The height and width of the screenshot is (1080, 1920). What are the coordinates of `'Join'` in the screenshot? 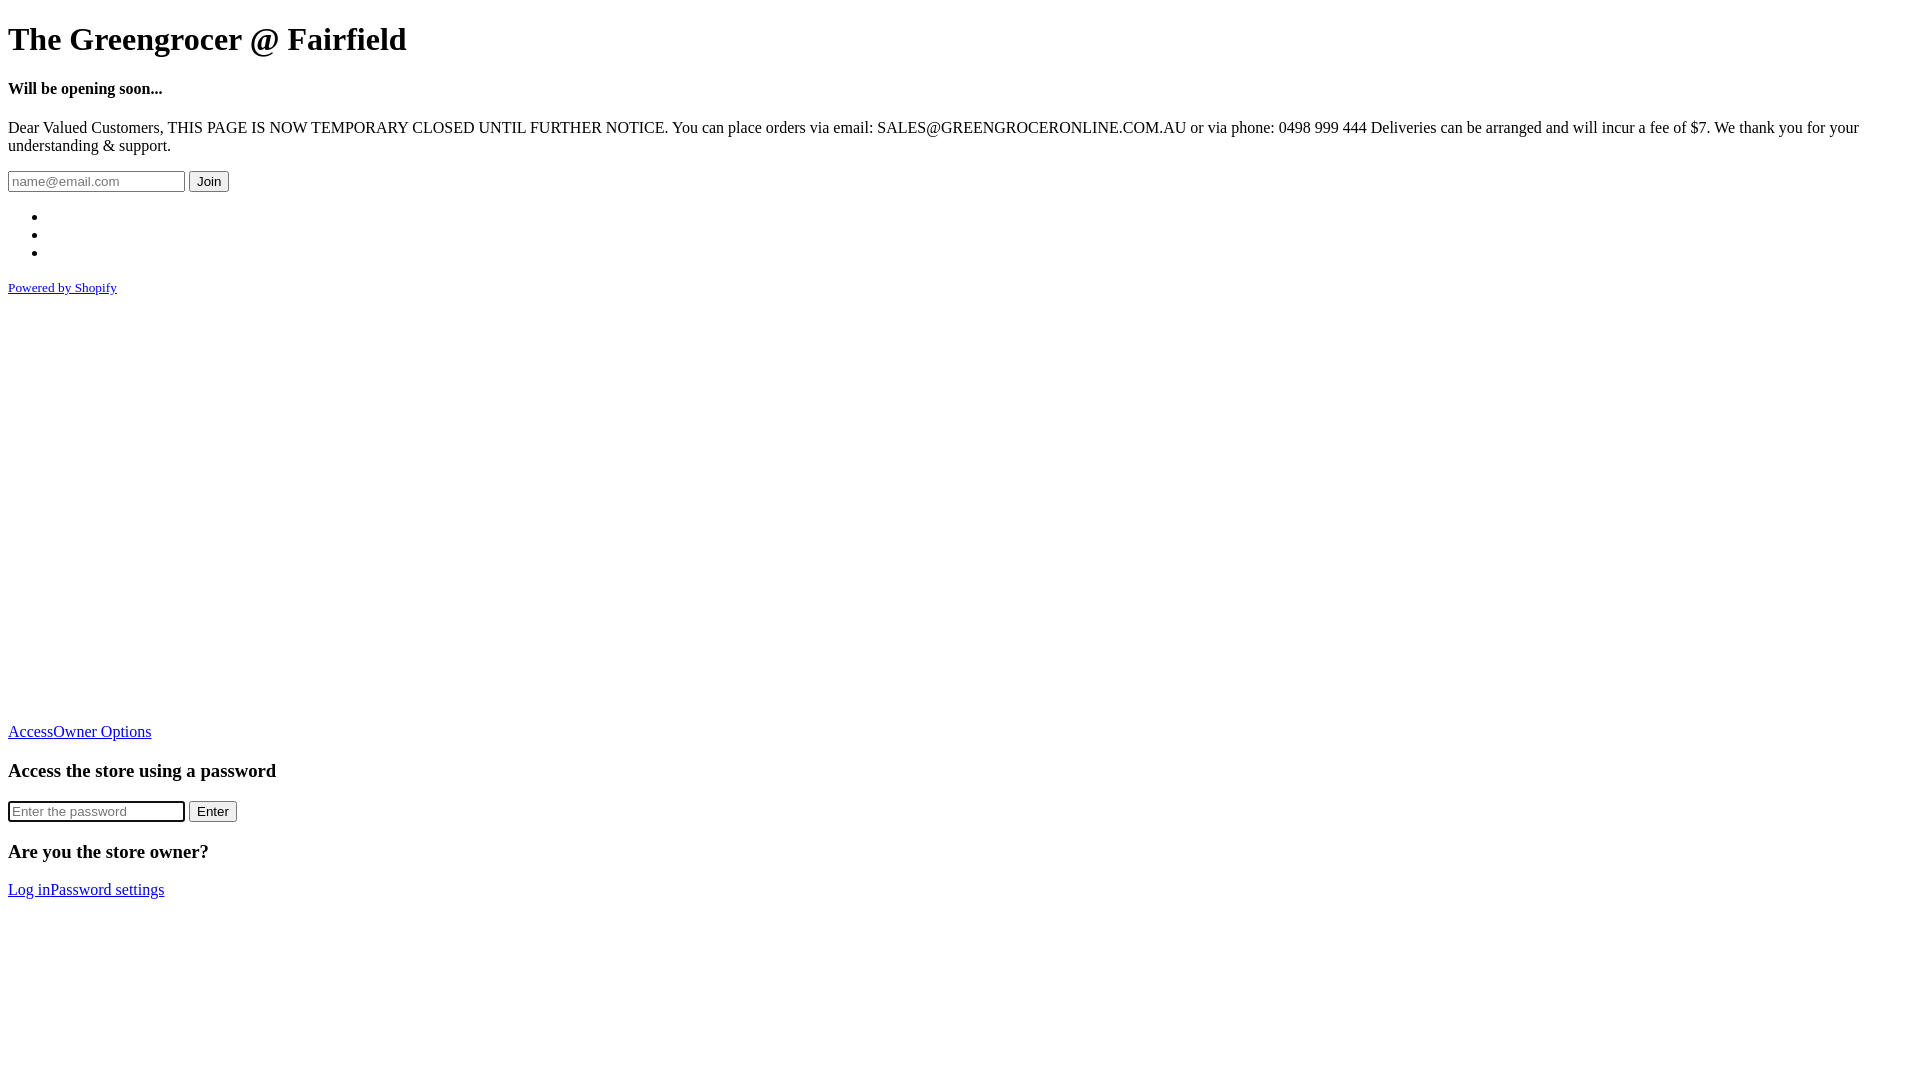 It's located at (209, 181).